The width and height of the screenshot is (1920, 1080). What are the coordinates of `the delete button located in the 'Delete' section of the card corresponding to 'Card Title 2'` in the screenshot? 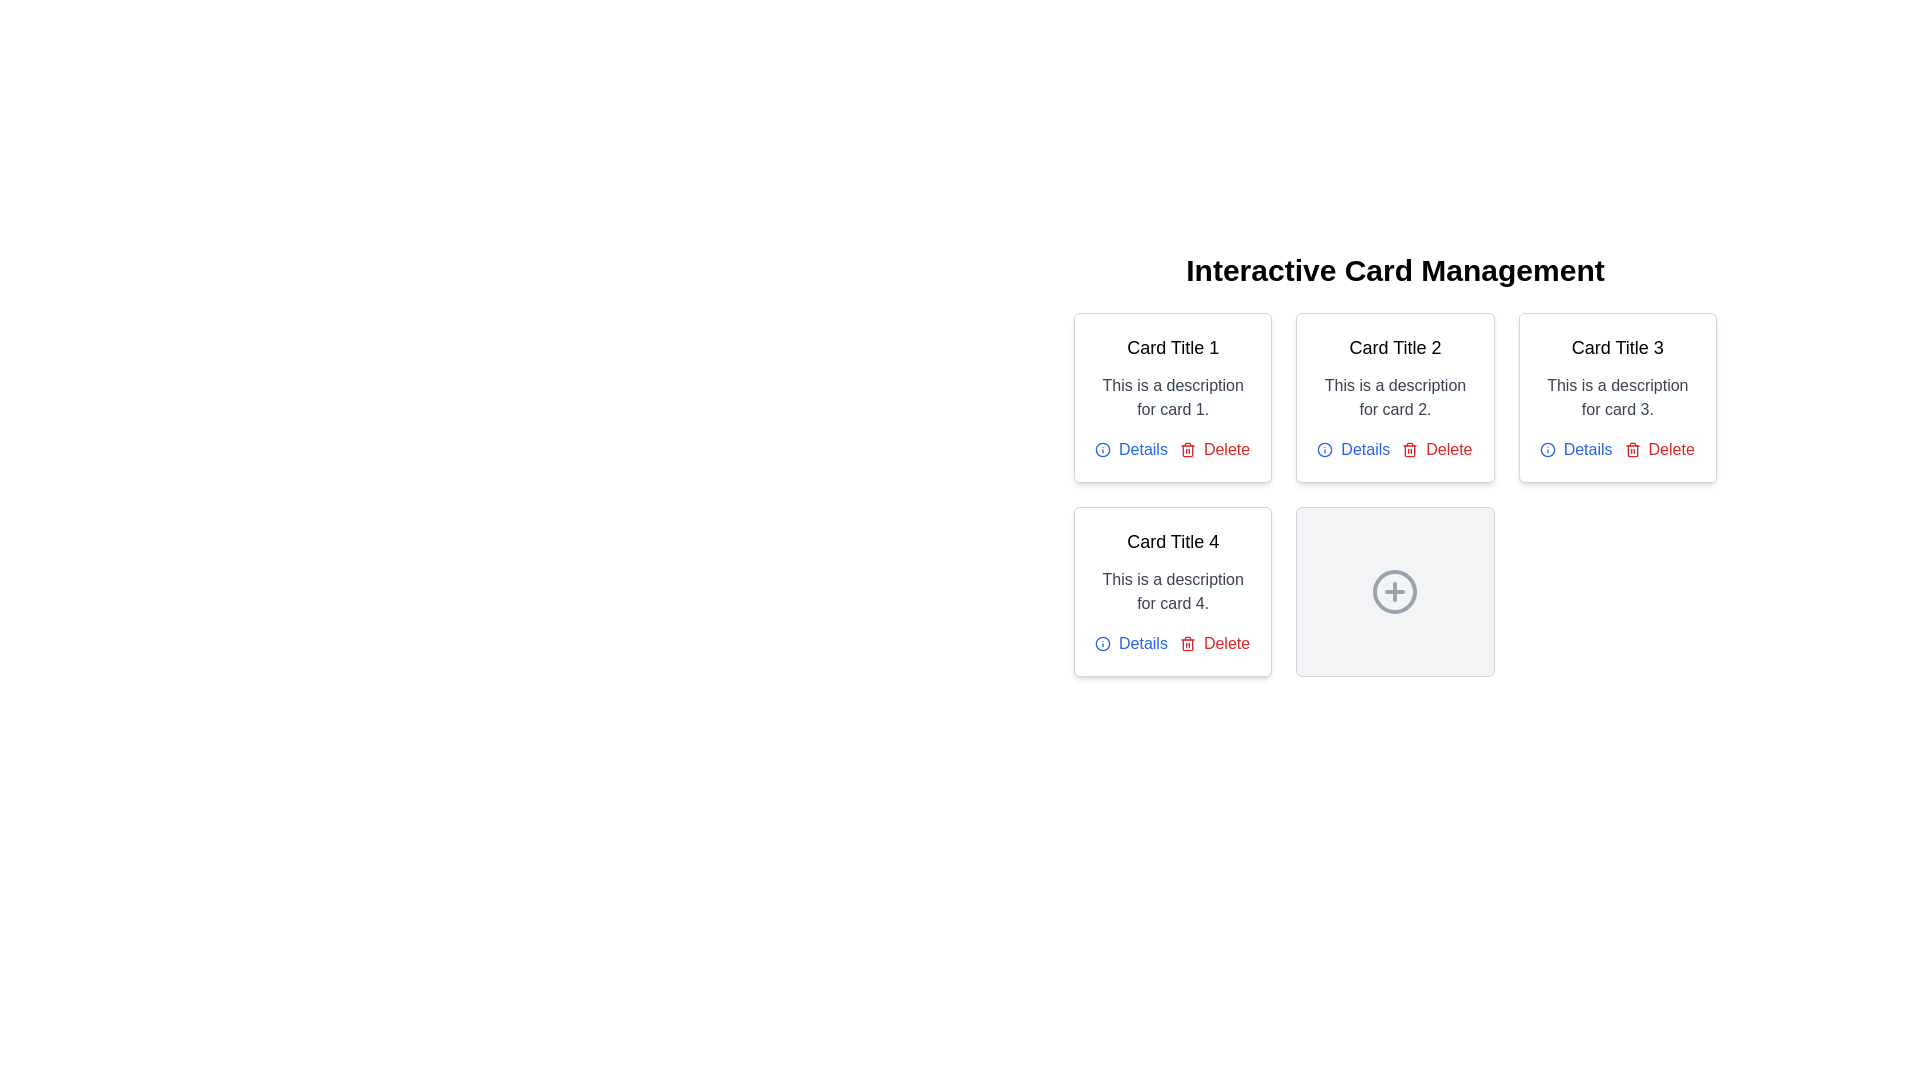 It's located at (1436, 450).